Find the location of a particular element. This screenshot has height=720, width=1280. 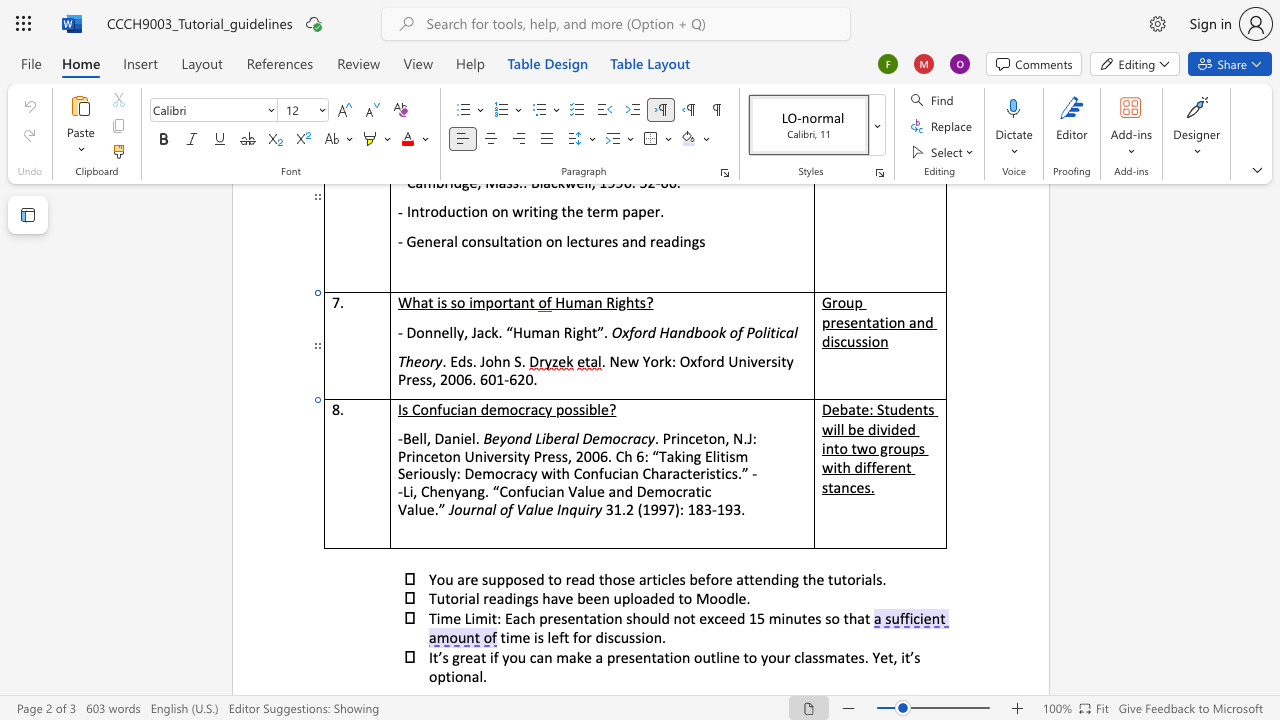

the space between the continuous character "s" and "i" in the text is located at coordinates (583, 408).